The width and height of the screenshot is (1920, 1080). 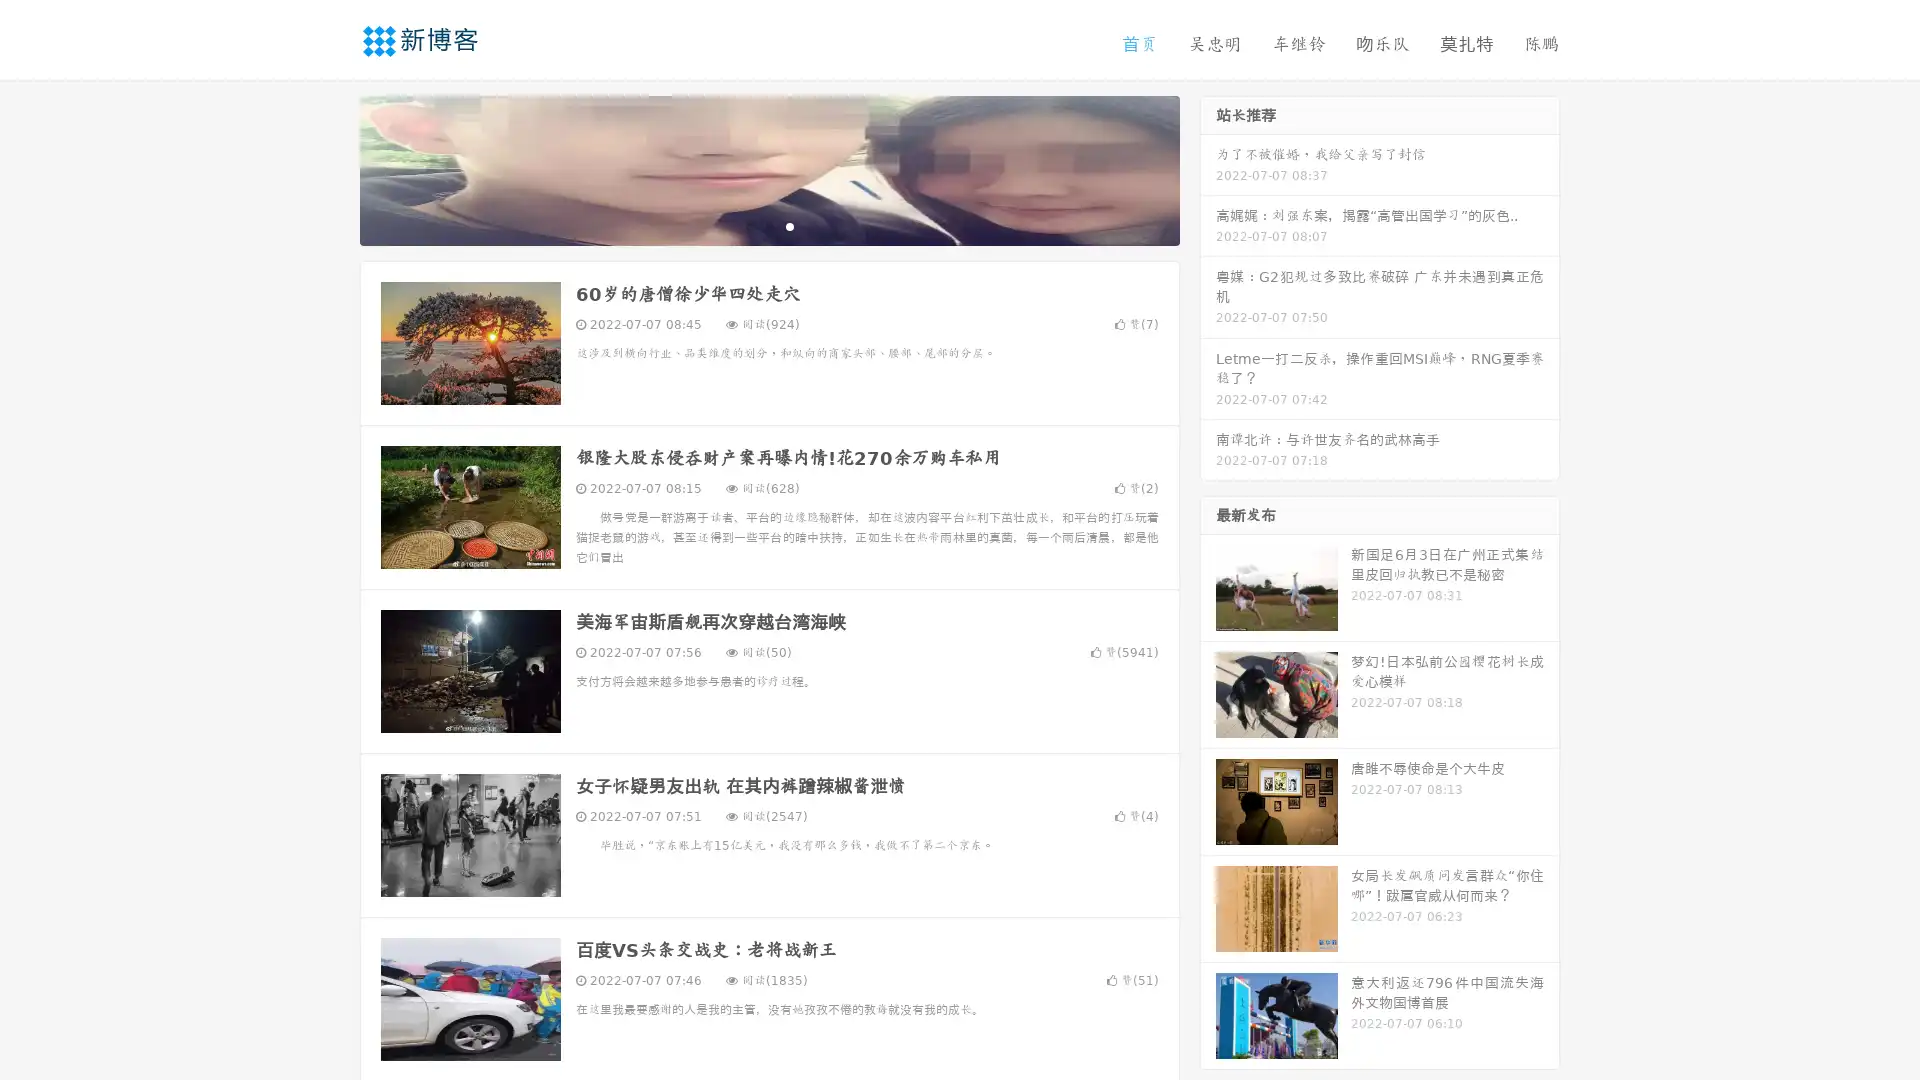 What do you see at coordinates (768, 225) in the screenshot?
I see `Go to slide 2` at bounding box center [768, 225].